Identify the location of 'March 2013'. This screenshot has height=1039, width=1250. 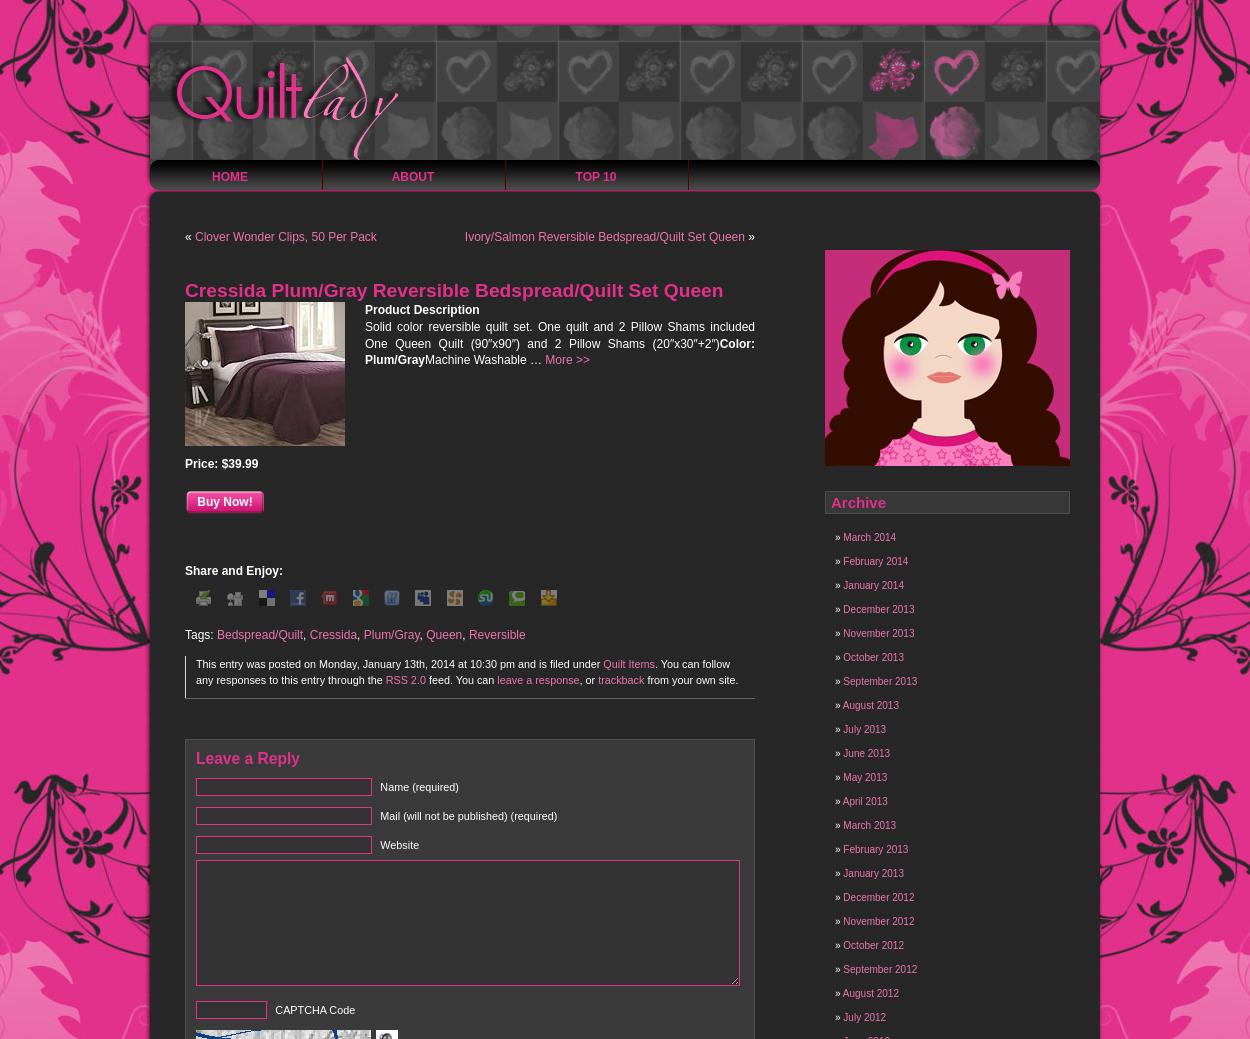
(868, 824).